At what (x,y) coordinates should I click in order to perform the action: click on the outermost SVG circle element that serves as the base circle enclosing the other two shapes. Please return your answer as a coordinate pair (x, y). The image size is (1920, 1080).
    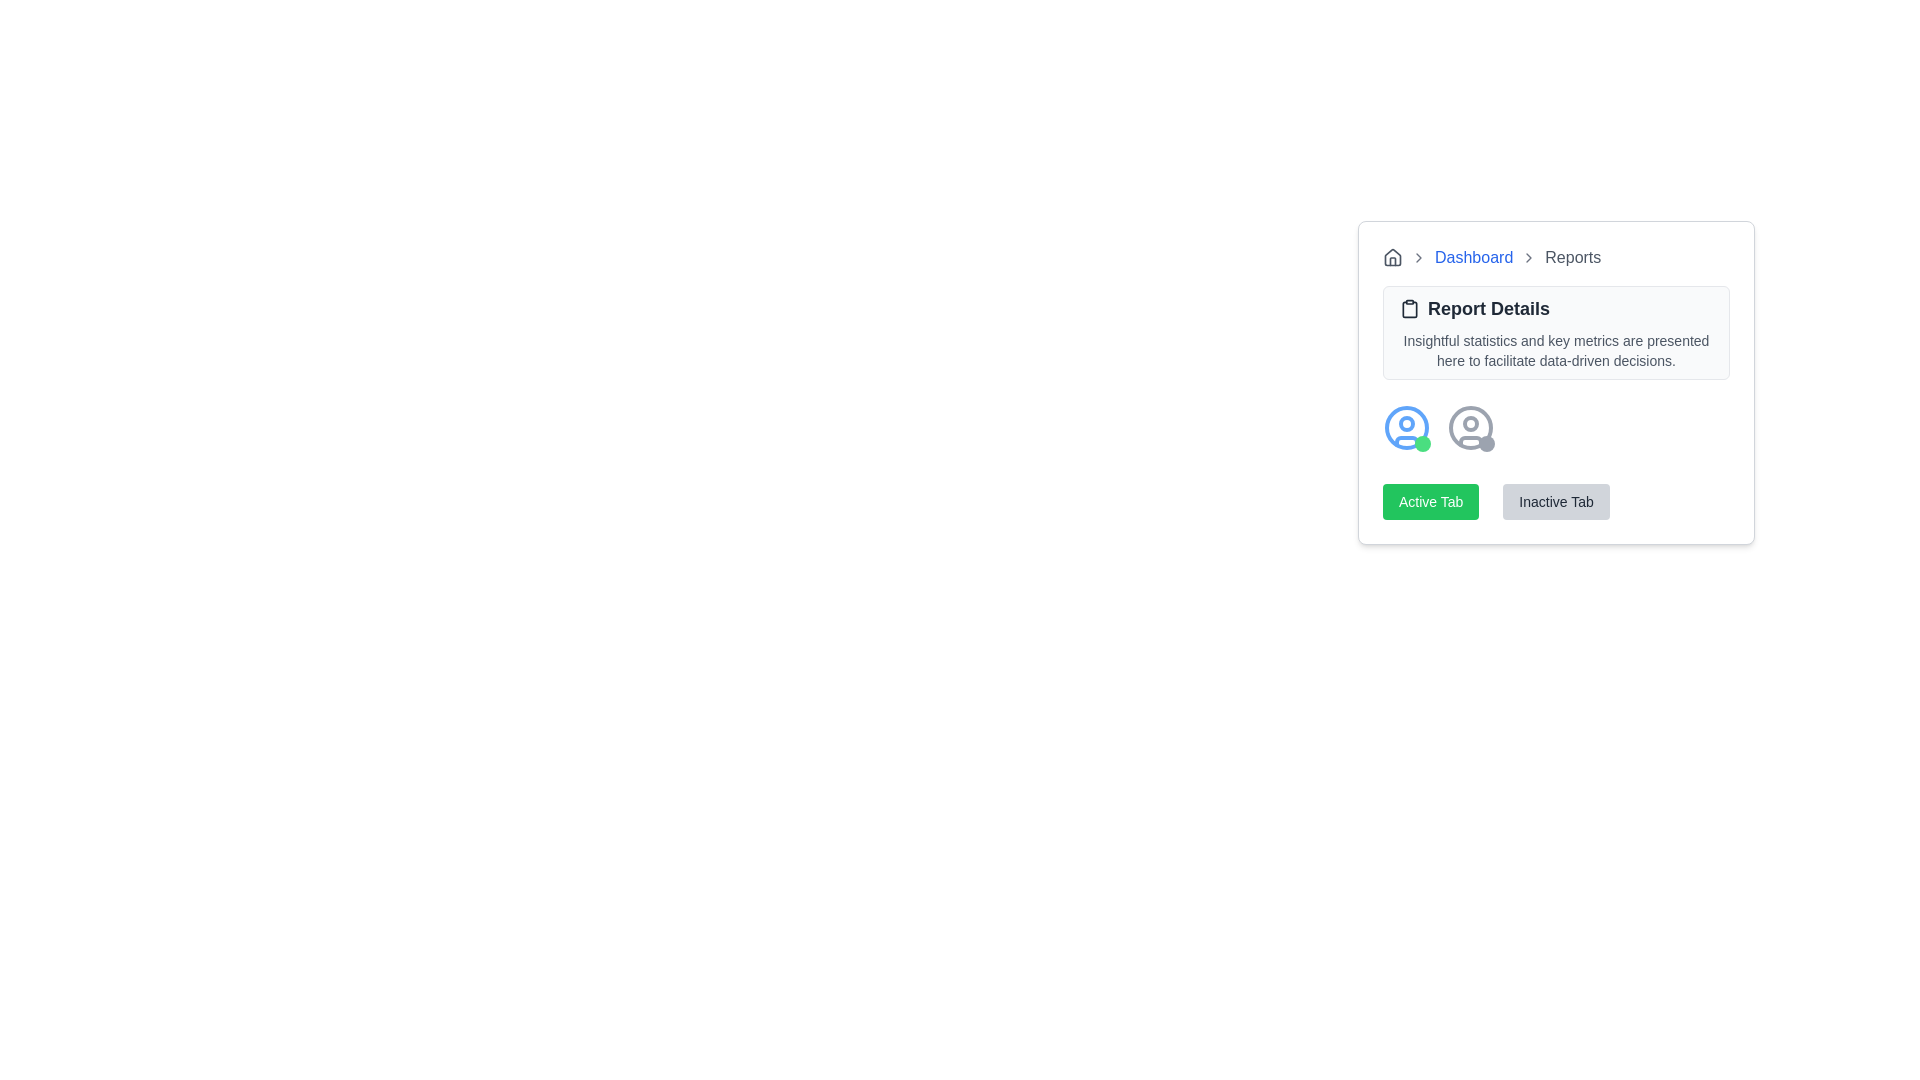
    Looking at the image, I should click on (1470, 427).